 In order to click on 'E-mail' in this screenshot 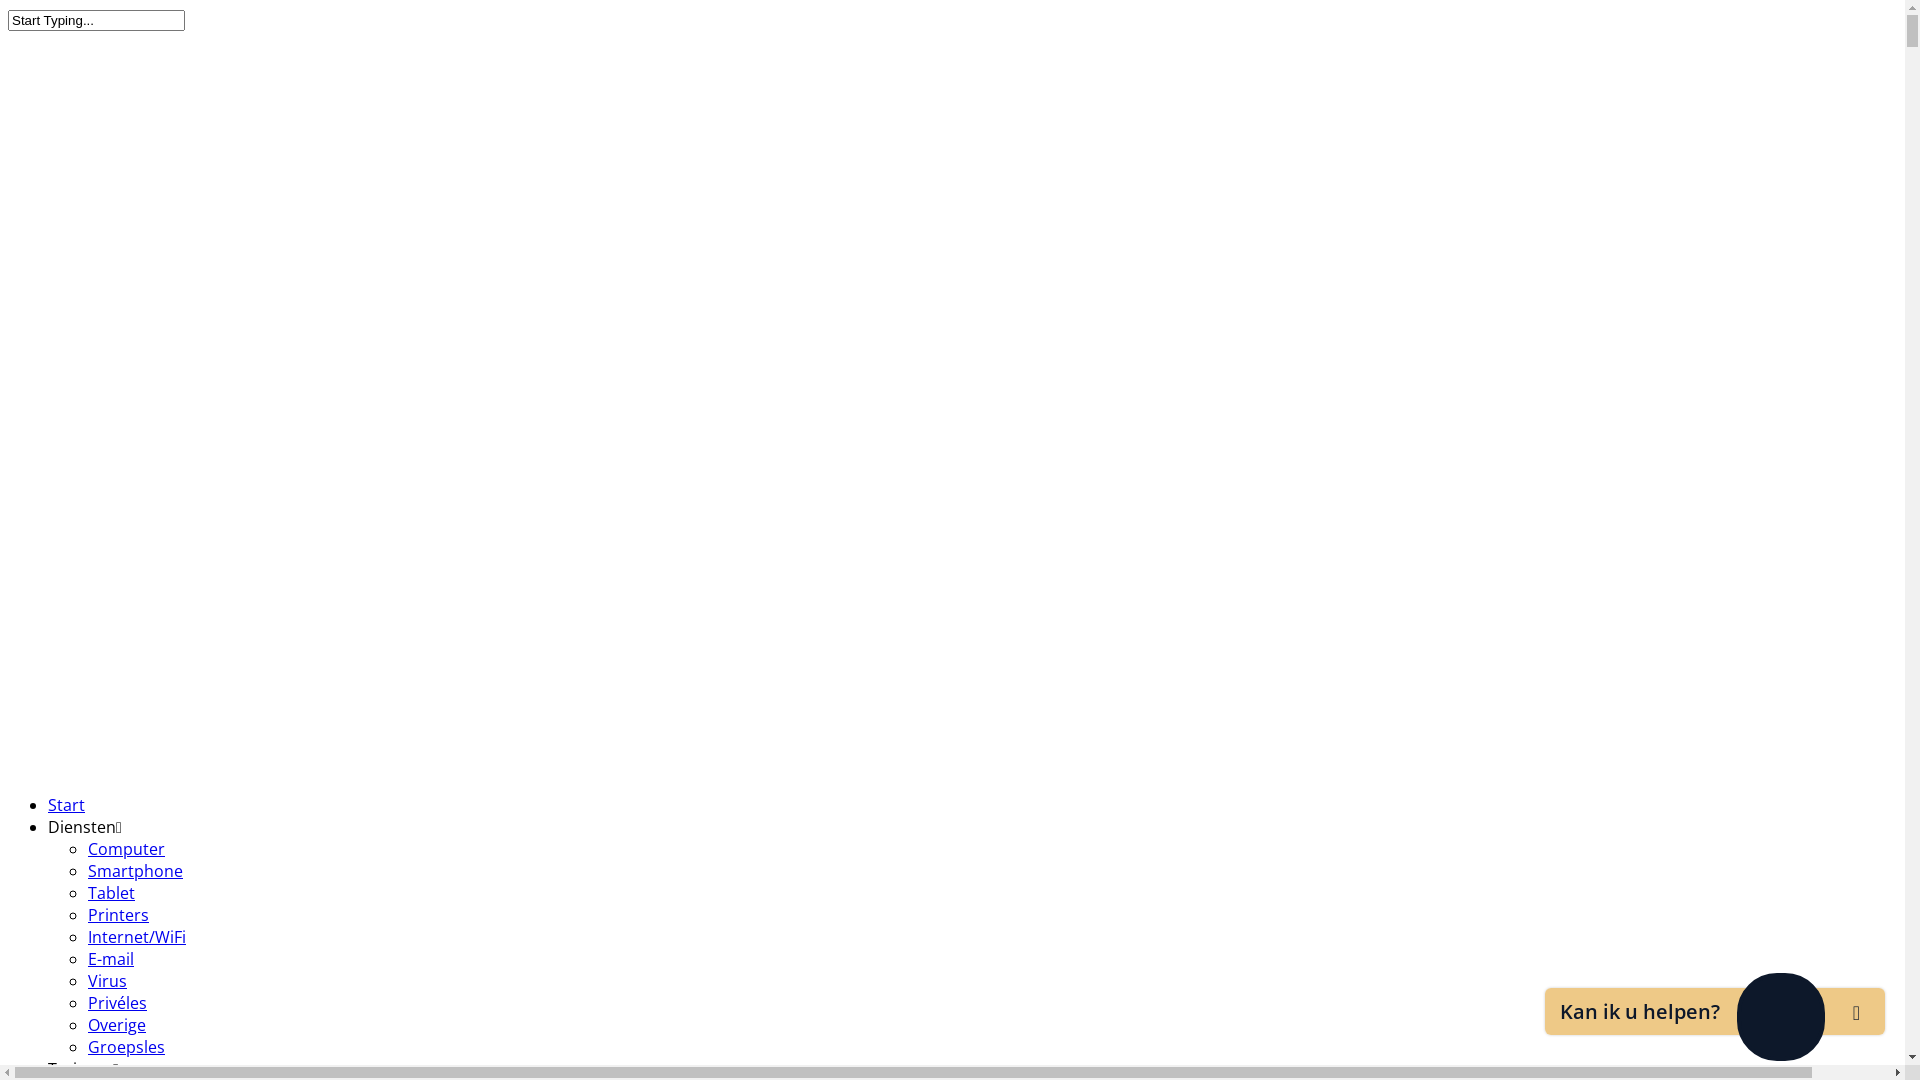, I will do `click(109, 958)`.